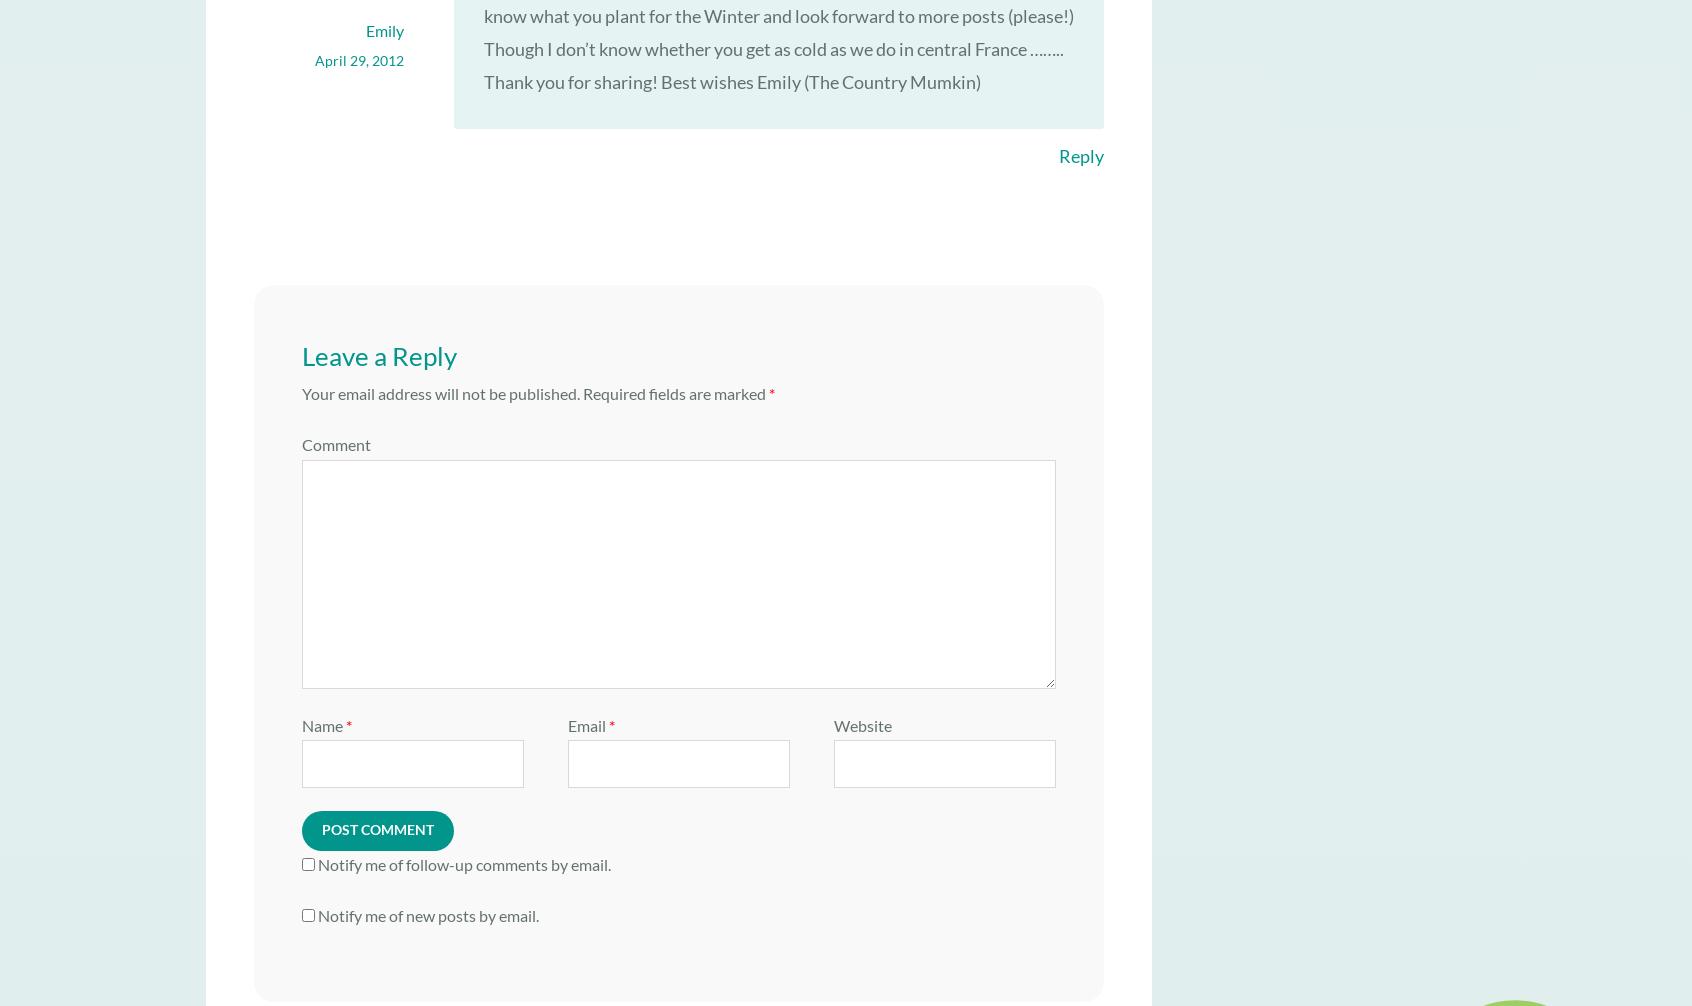  I want to click on 'Comment', so click(335, 443).